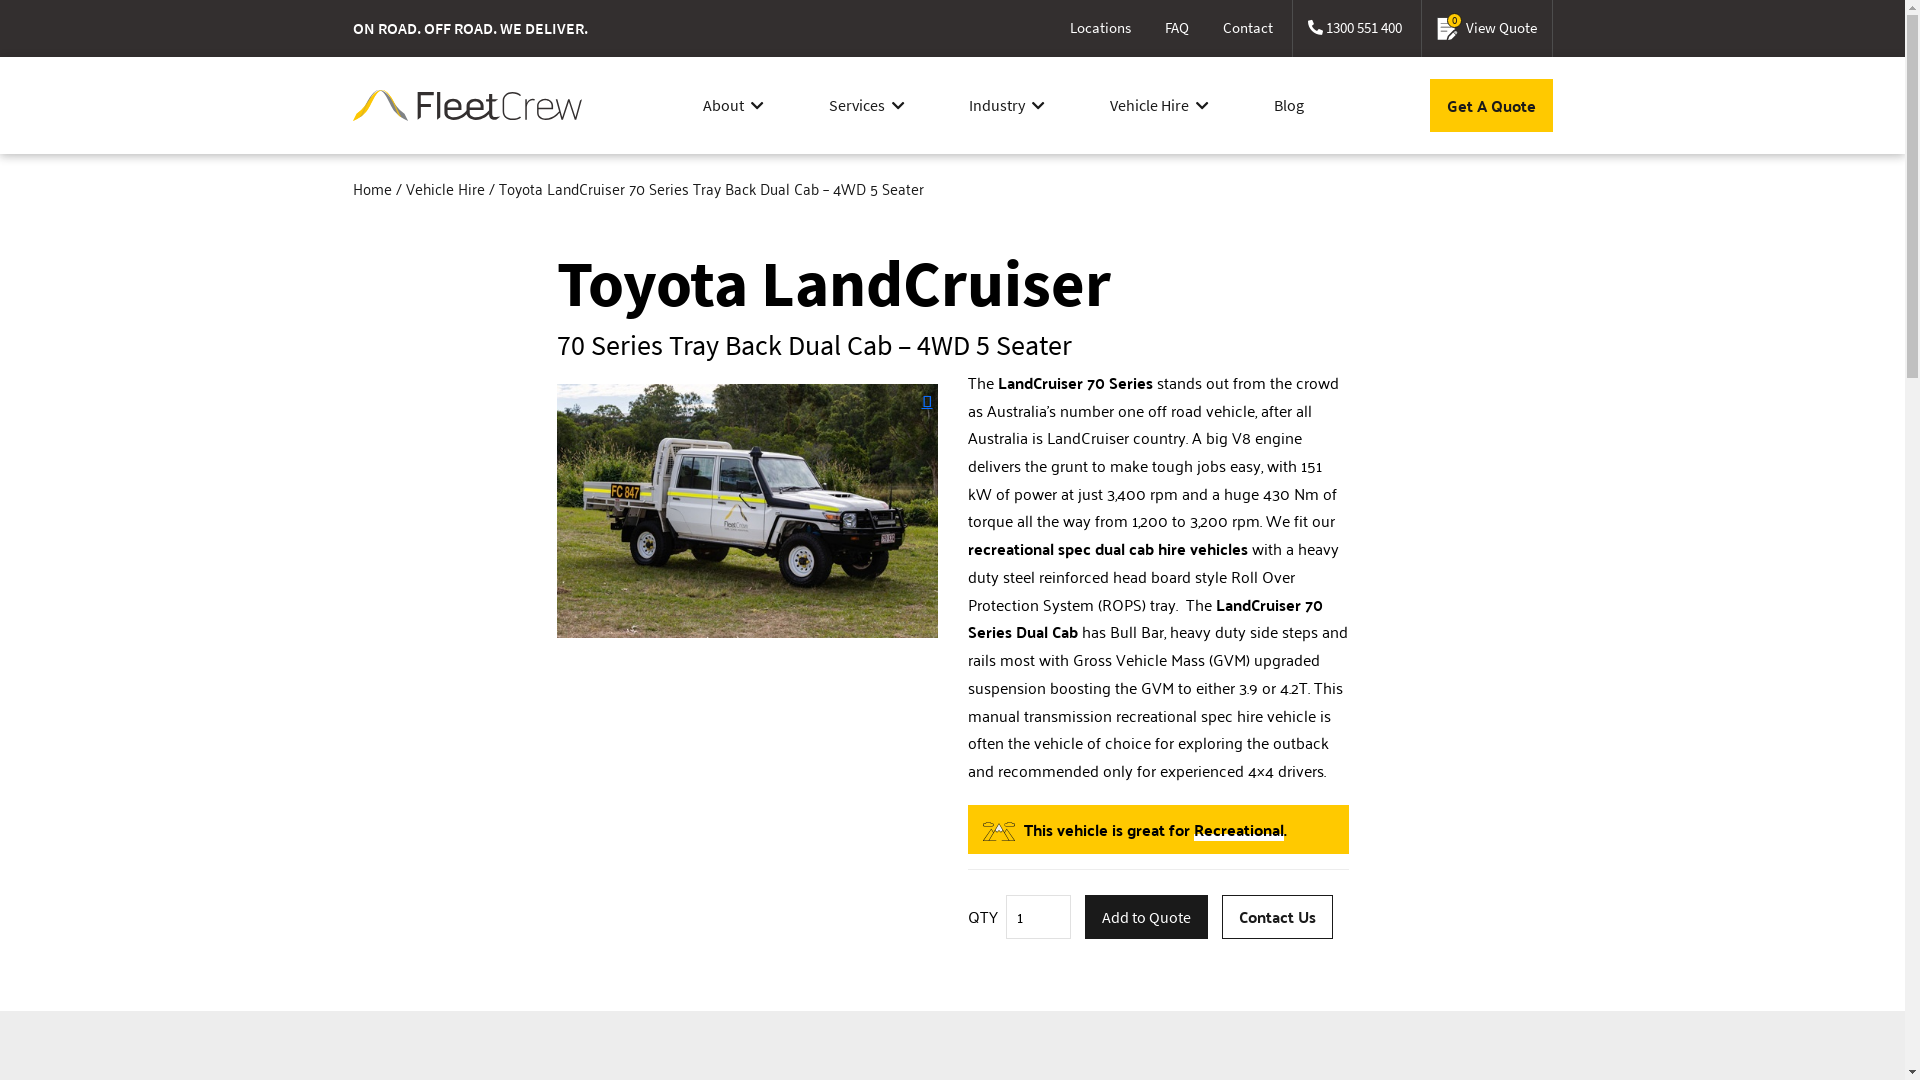  Describe the element at coordinates (1354, 28) in the screenshot. I see `'1300 551 400'` at that location.